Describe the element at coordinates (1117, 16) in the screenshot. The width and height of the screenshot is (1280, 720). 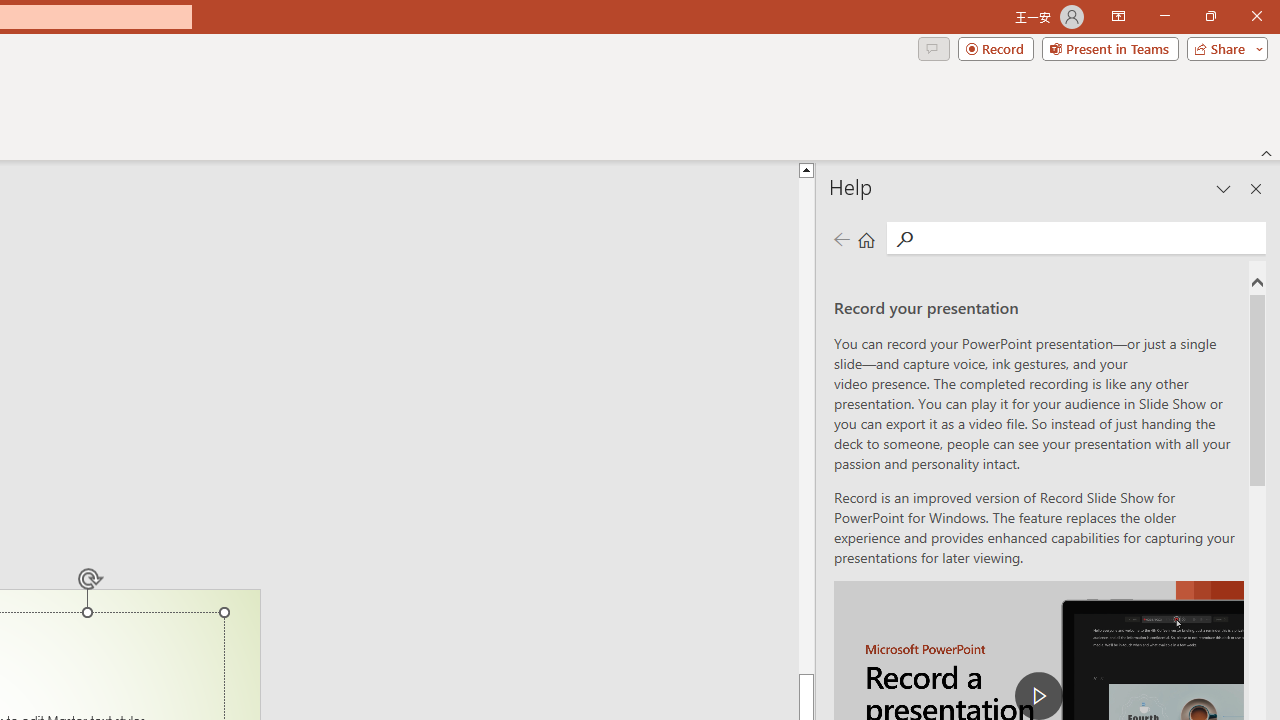
I see `'Ribbon Display Options'` at that location.